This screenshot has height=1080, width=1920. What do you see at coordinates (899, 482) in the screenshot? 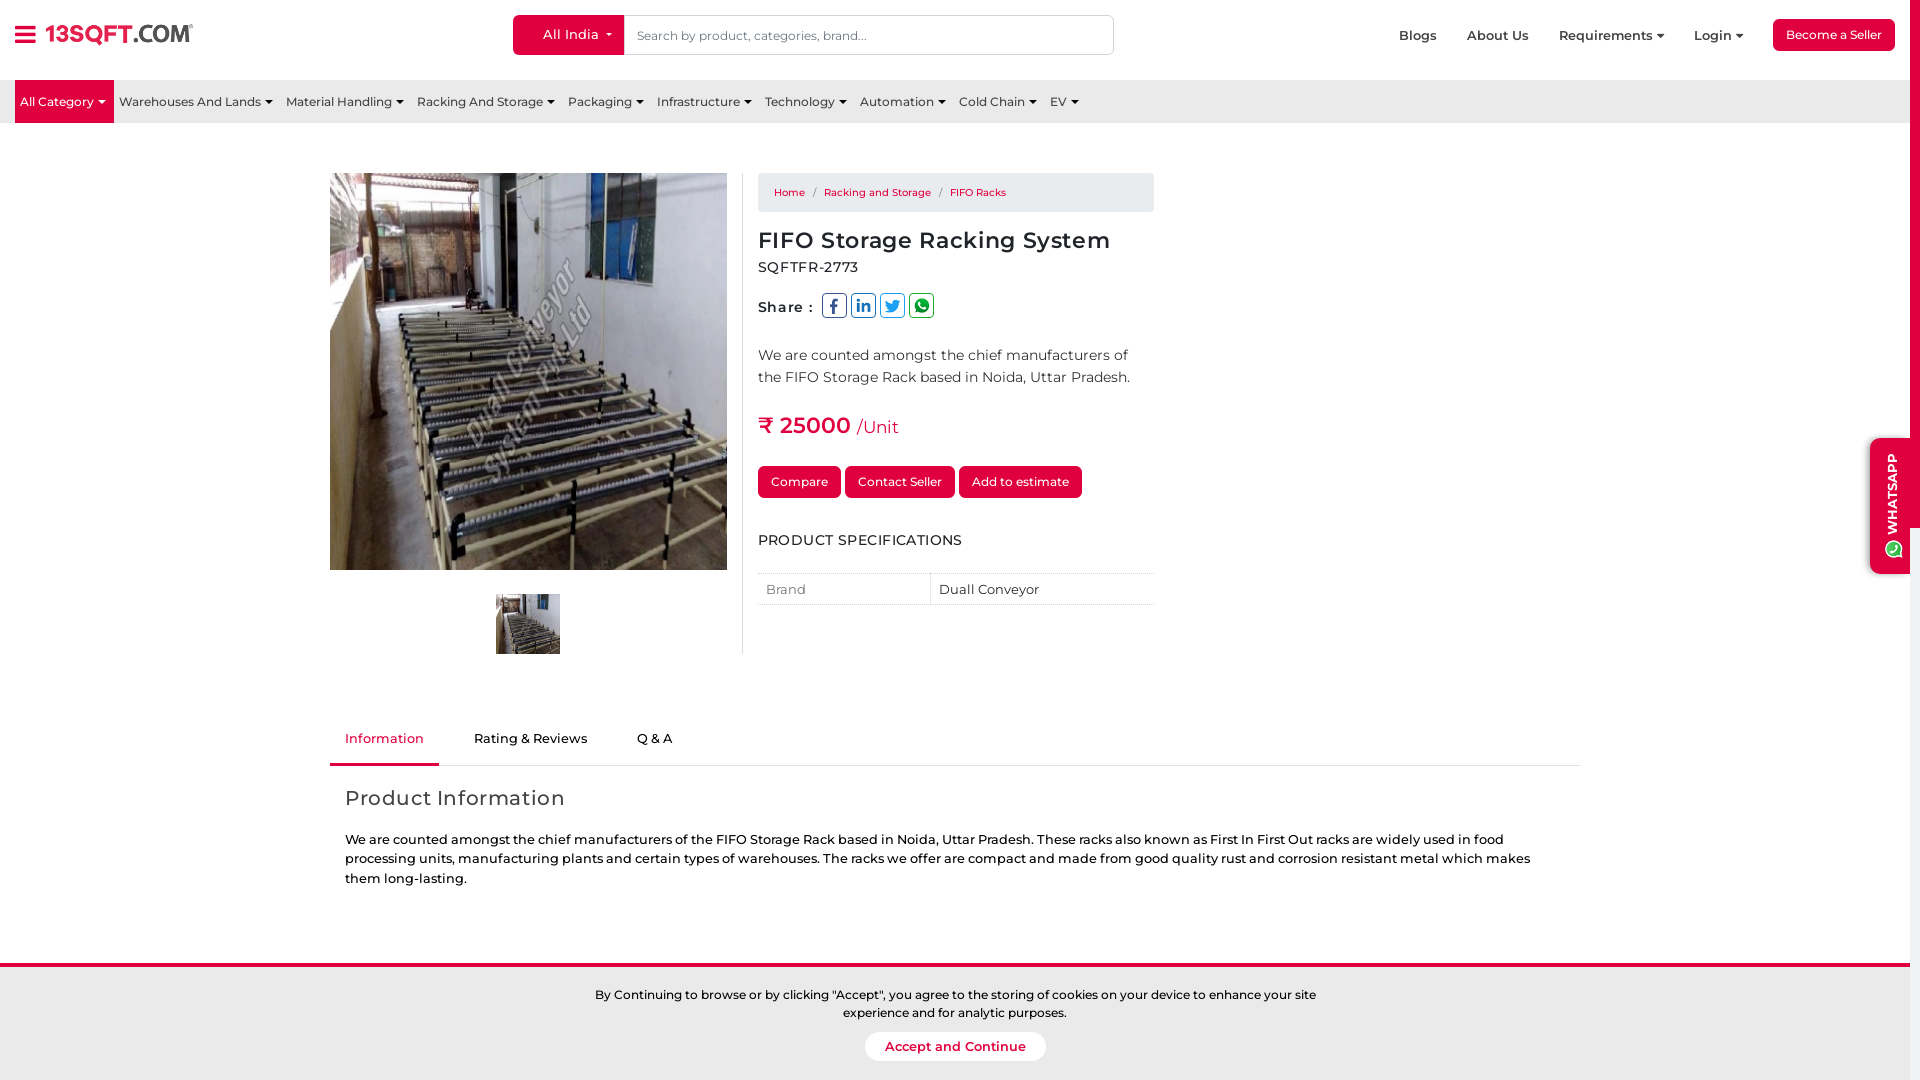
I see `'Contact Seller'` at bounding box center [899, 482].